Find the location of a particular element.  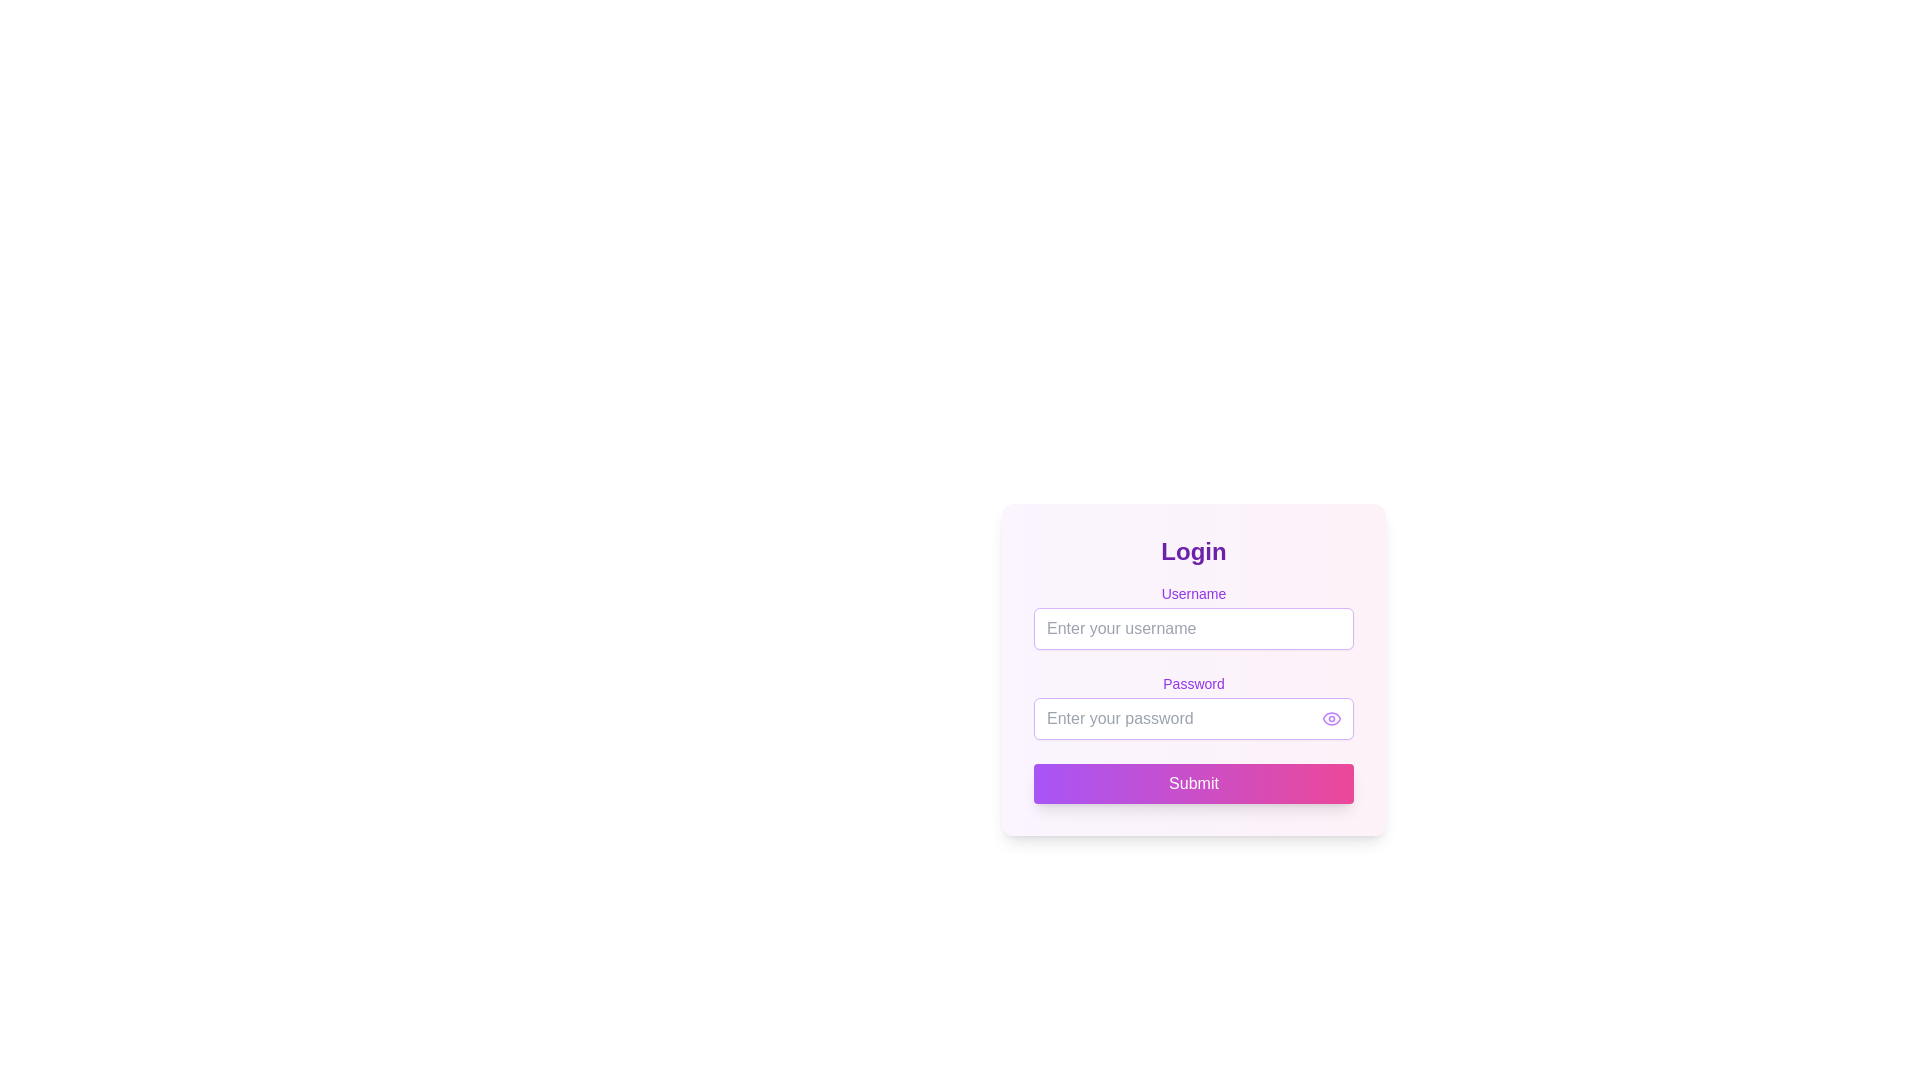

the 'Submit' button is located at coordinates (1194, 782).